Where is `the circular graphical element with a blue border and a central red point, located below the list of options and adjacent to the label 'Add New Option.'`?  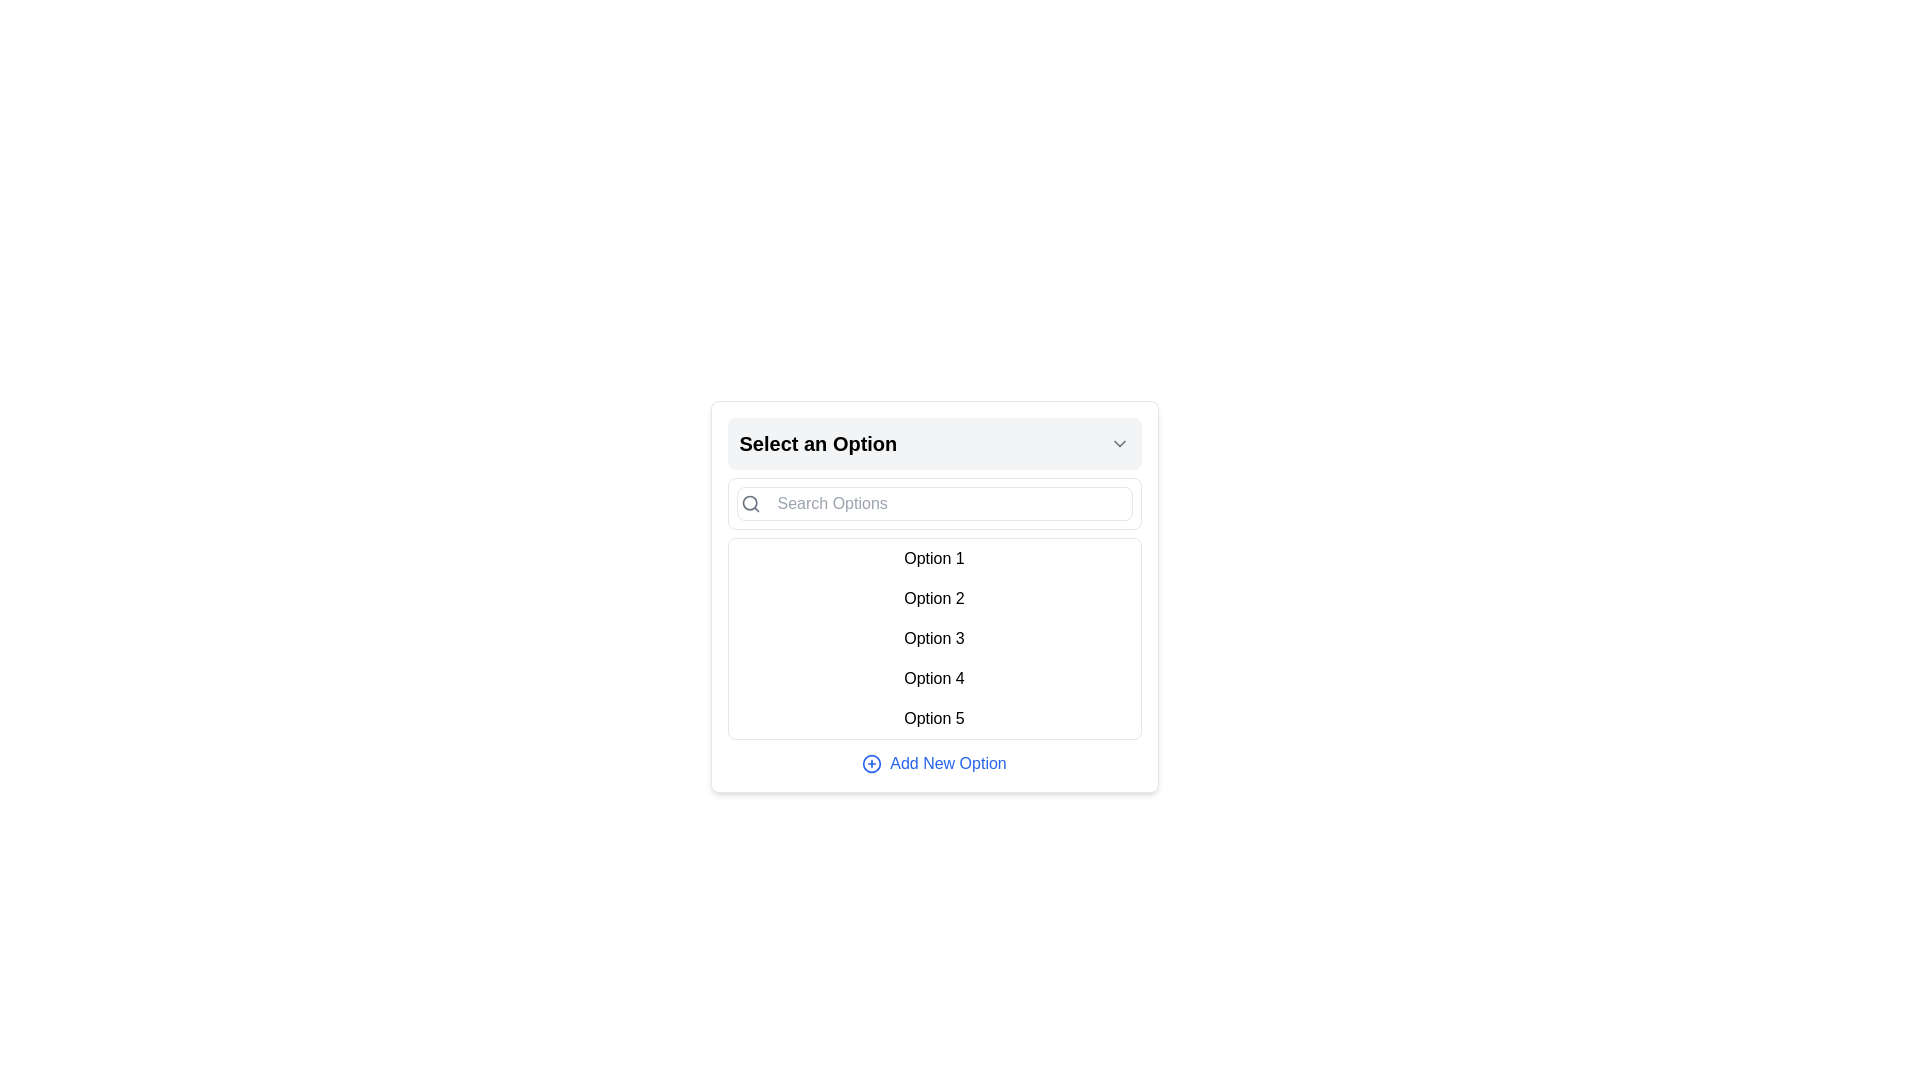
the circular graphical element with a blue border and a central red point, located below the list of options and adjacent to the label 'Add New Option.' is located at coordinates (872, 763).